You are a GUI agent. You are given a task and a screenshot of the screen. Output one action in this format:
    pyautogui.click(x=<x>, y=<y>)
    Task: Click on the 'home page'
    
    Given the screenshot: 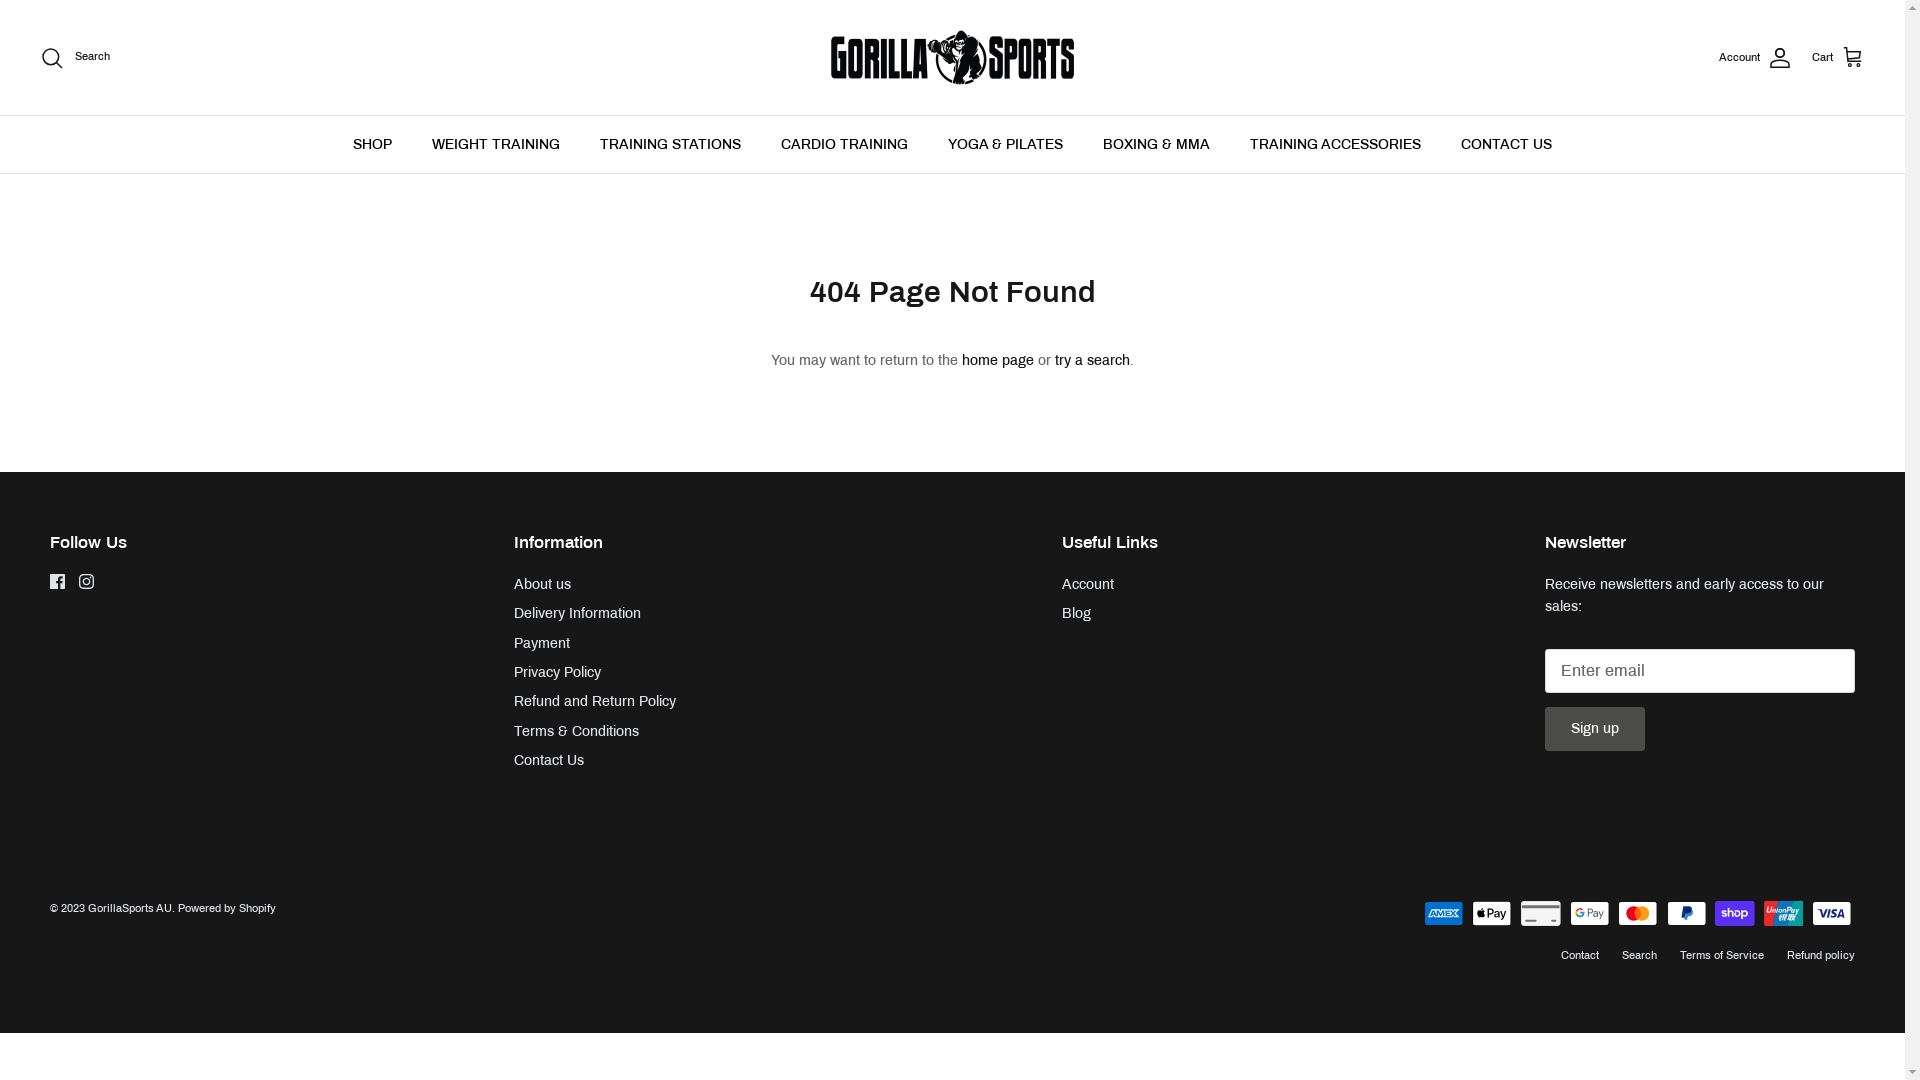 What is the action you would take?
    pyautogui.click(x=998, y=360)
    